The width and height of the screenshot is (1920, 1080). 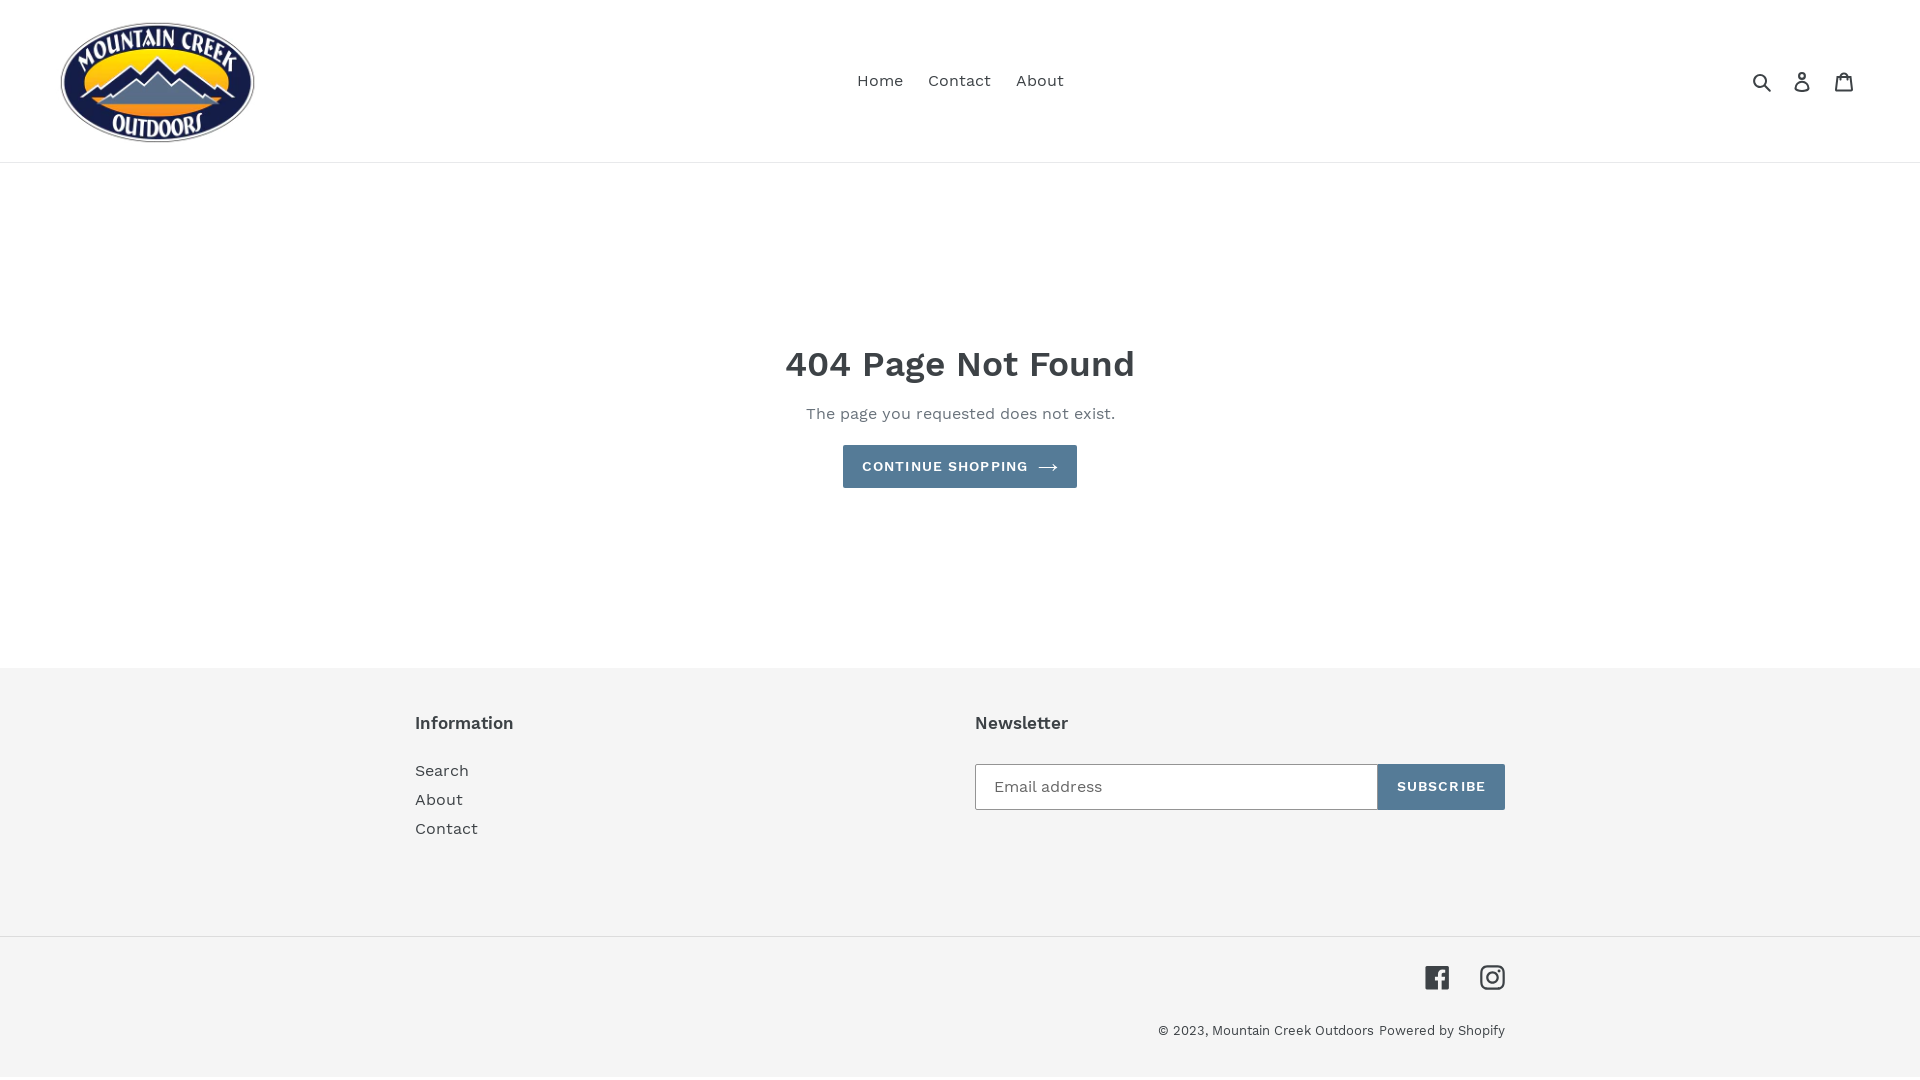 I want to click on 'Home', so click(x=878, y=80).